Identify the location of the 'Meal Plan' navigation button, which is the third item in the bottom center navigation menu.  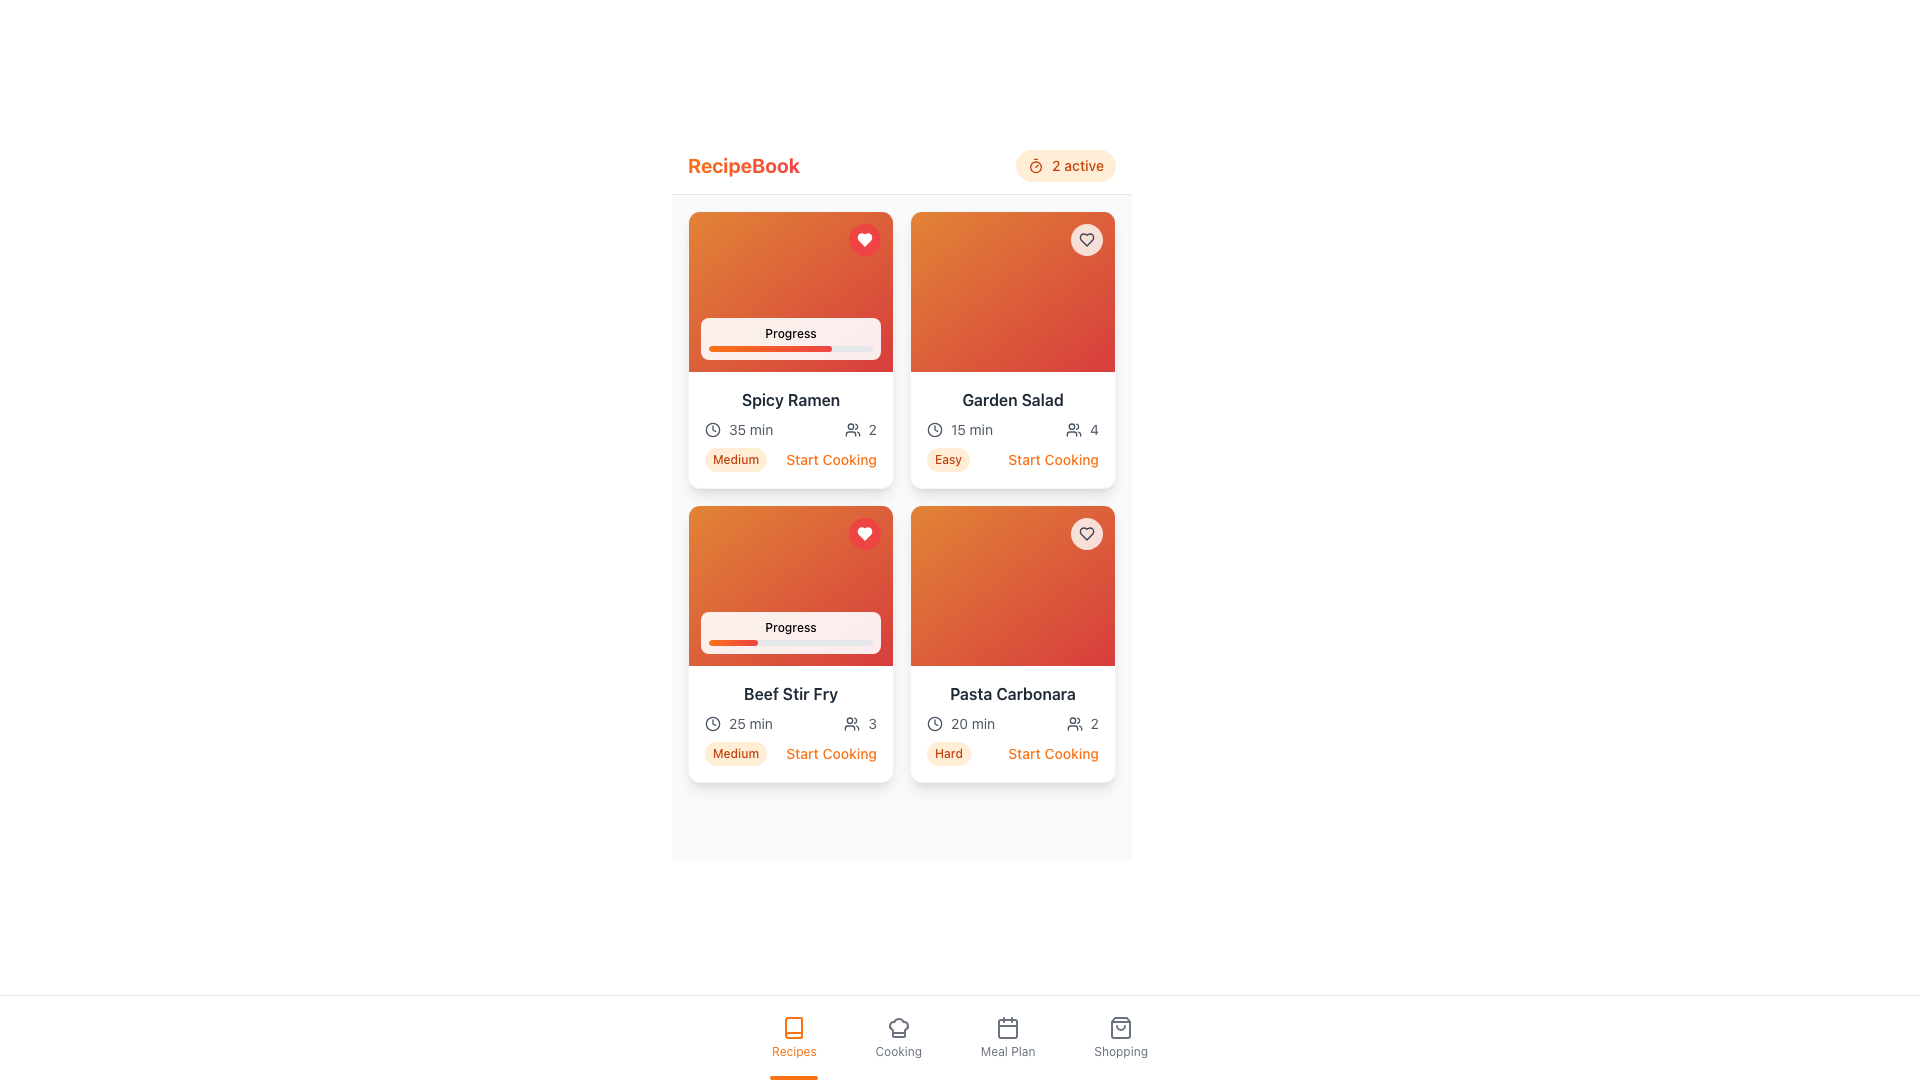
(960, 1036).